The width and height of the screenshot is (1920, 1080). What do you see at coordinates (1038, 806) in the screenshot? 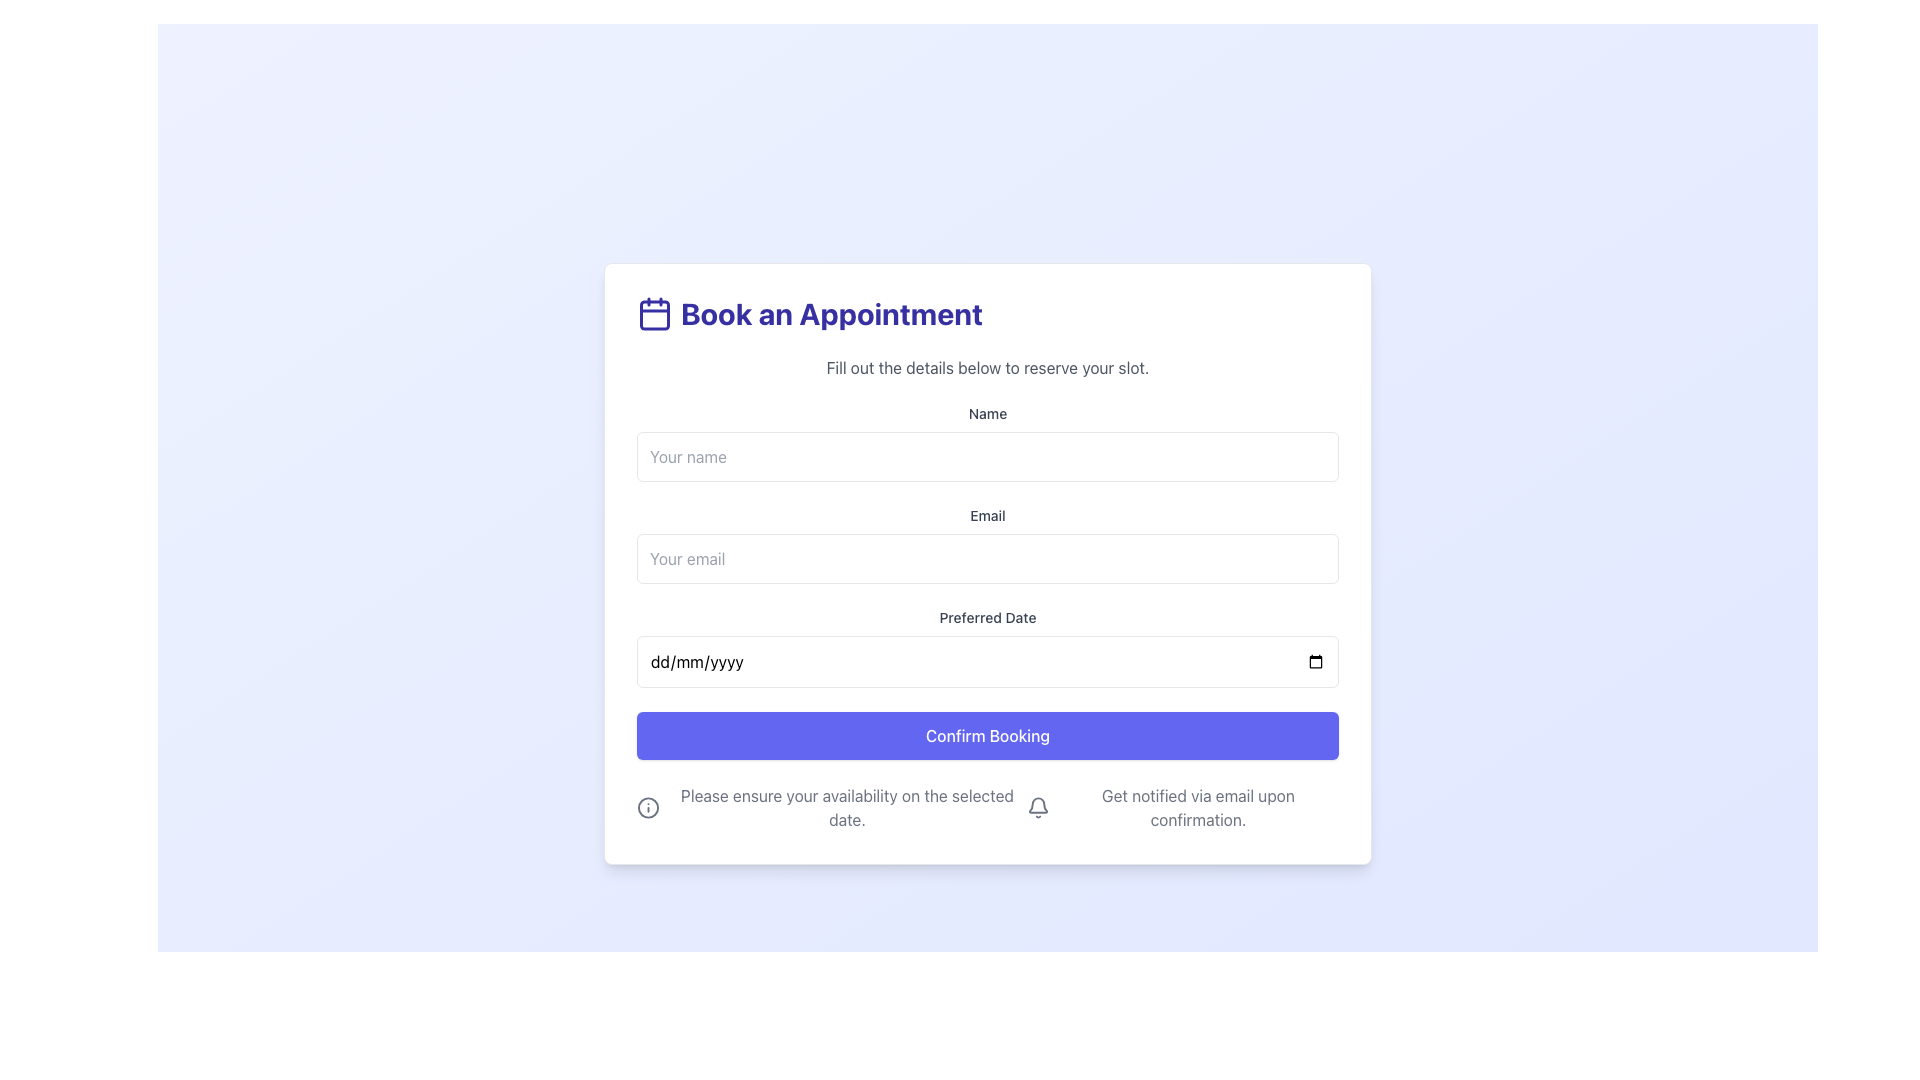
I see `the bell-shaped notification icon located to the left of the text 'Get notified via email upon confirmation.' in the bottom-right corner of the viewport` at bounding box center [1038, 806].